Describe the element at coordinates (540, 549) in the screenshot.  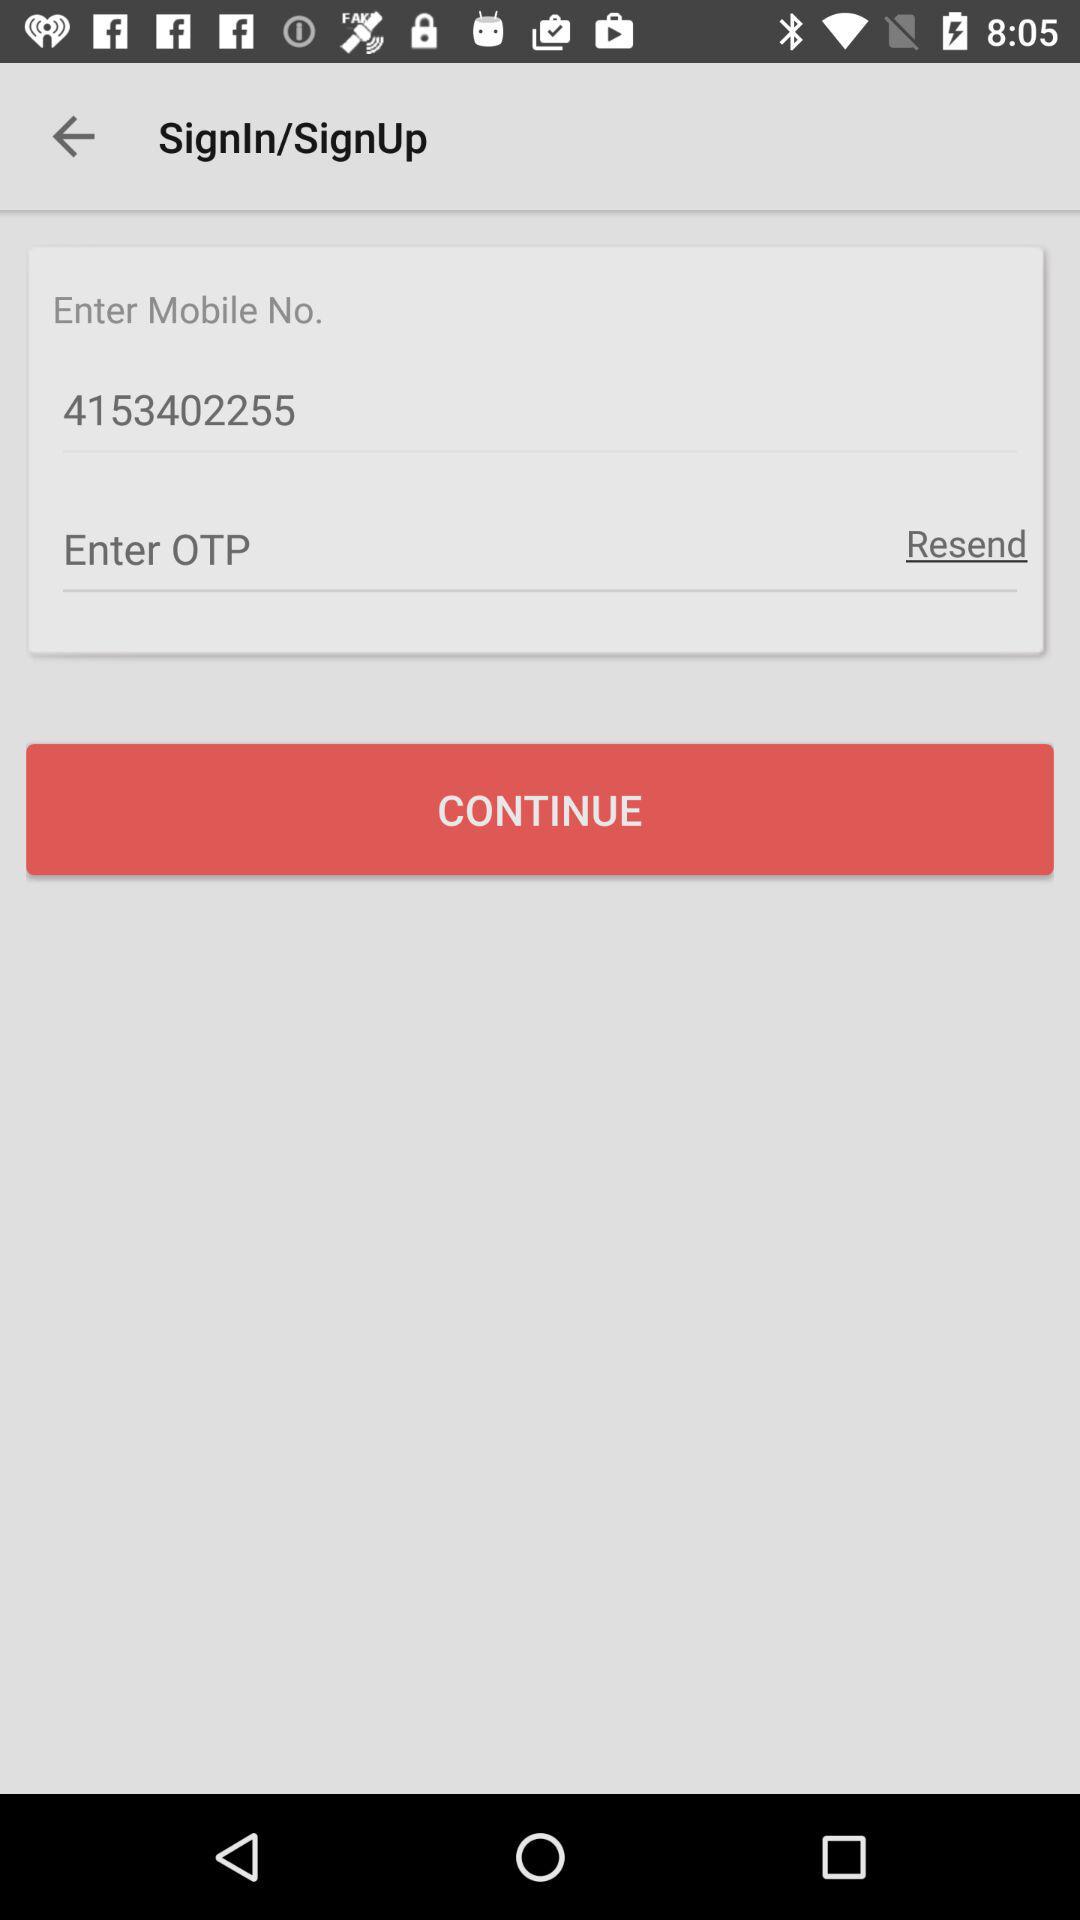
I see `the icon above continue icon` at that location.